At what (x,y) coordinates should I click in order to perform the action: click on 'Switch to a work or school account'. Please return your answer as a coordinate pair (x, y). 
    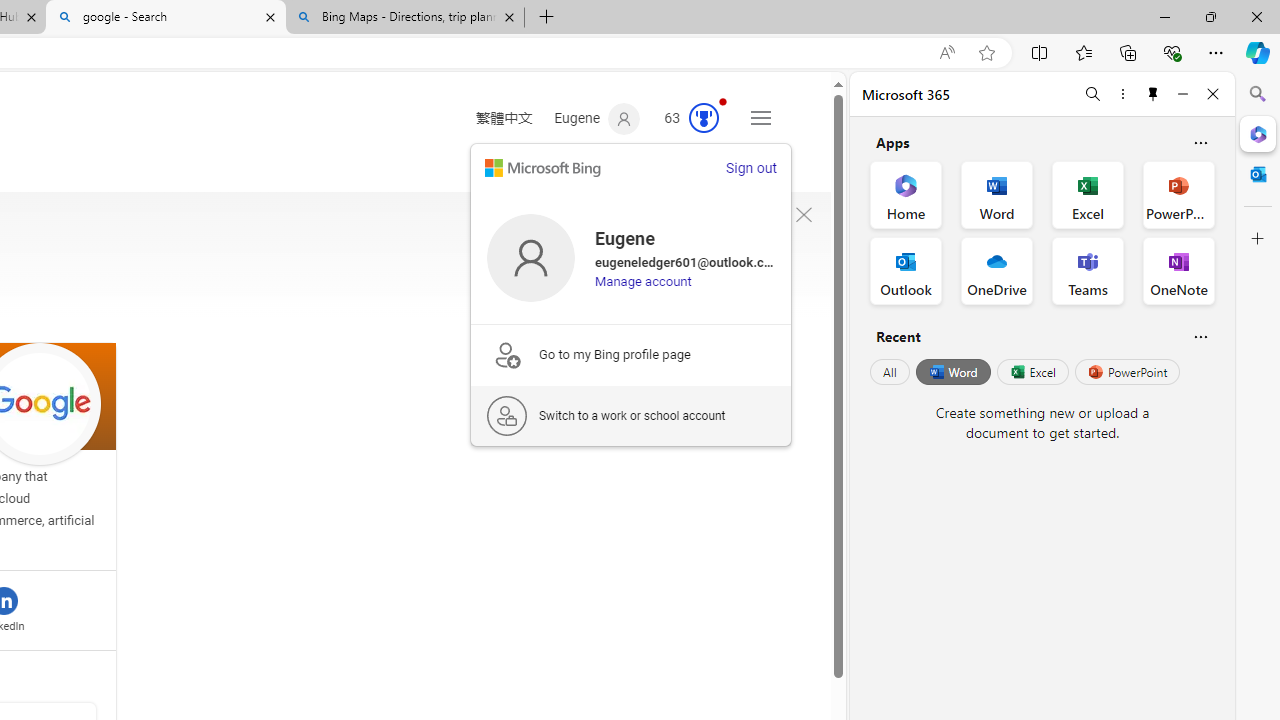
    Looking at the image, I should click on (630, 414).